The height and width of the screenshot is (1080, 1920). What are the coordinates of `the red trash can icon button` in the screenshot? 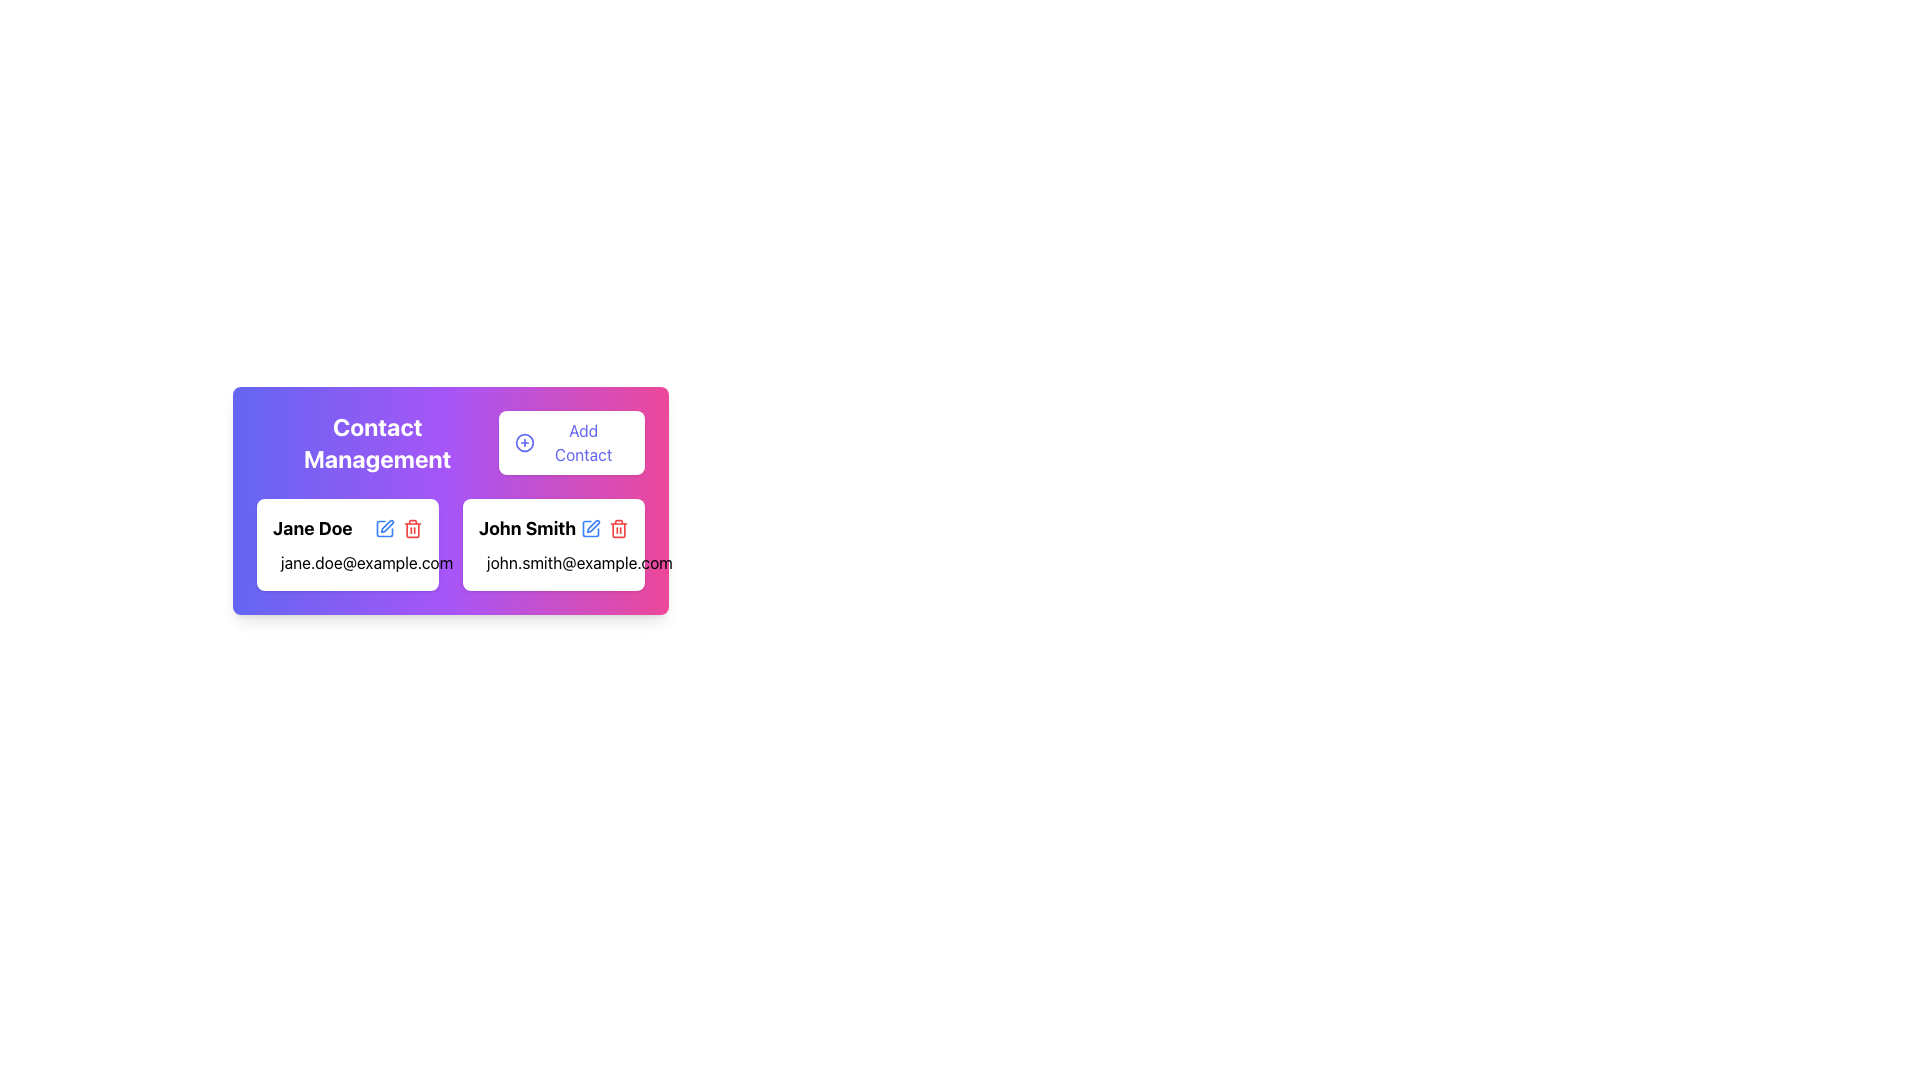 It's located at (618, 527).